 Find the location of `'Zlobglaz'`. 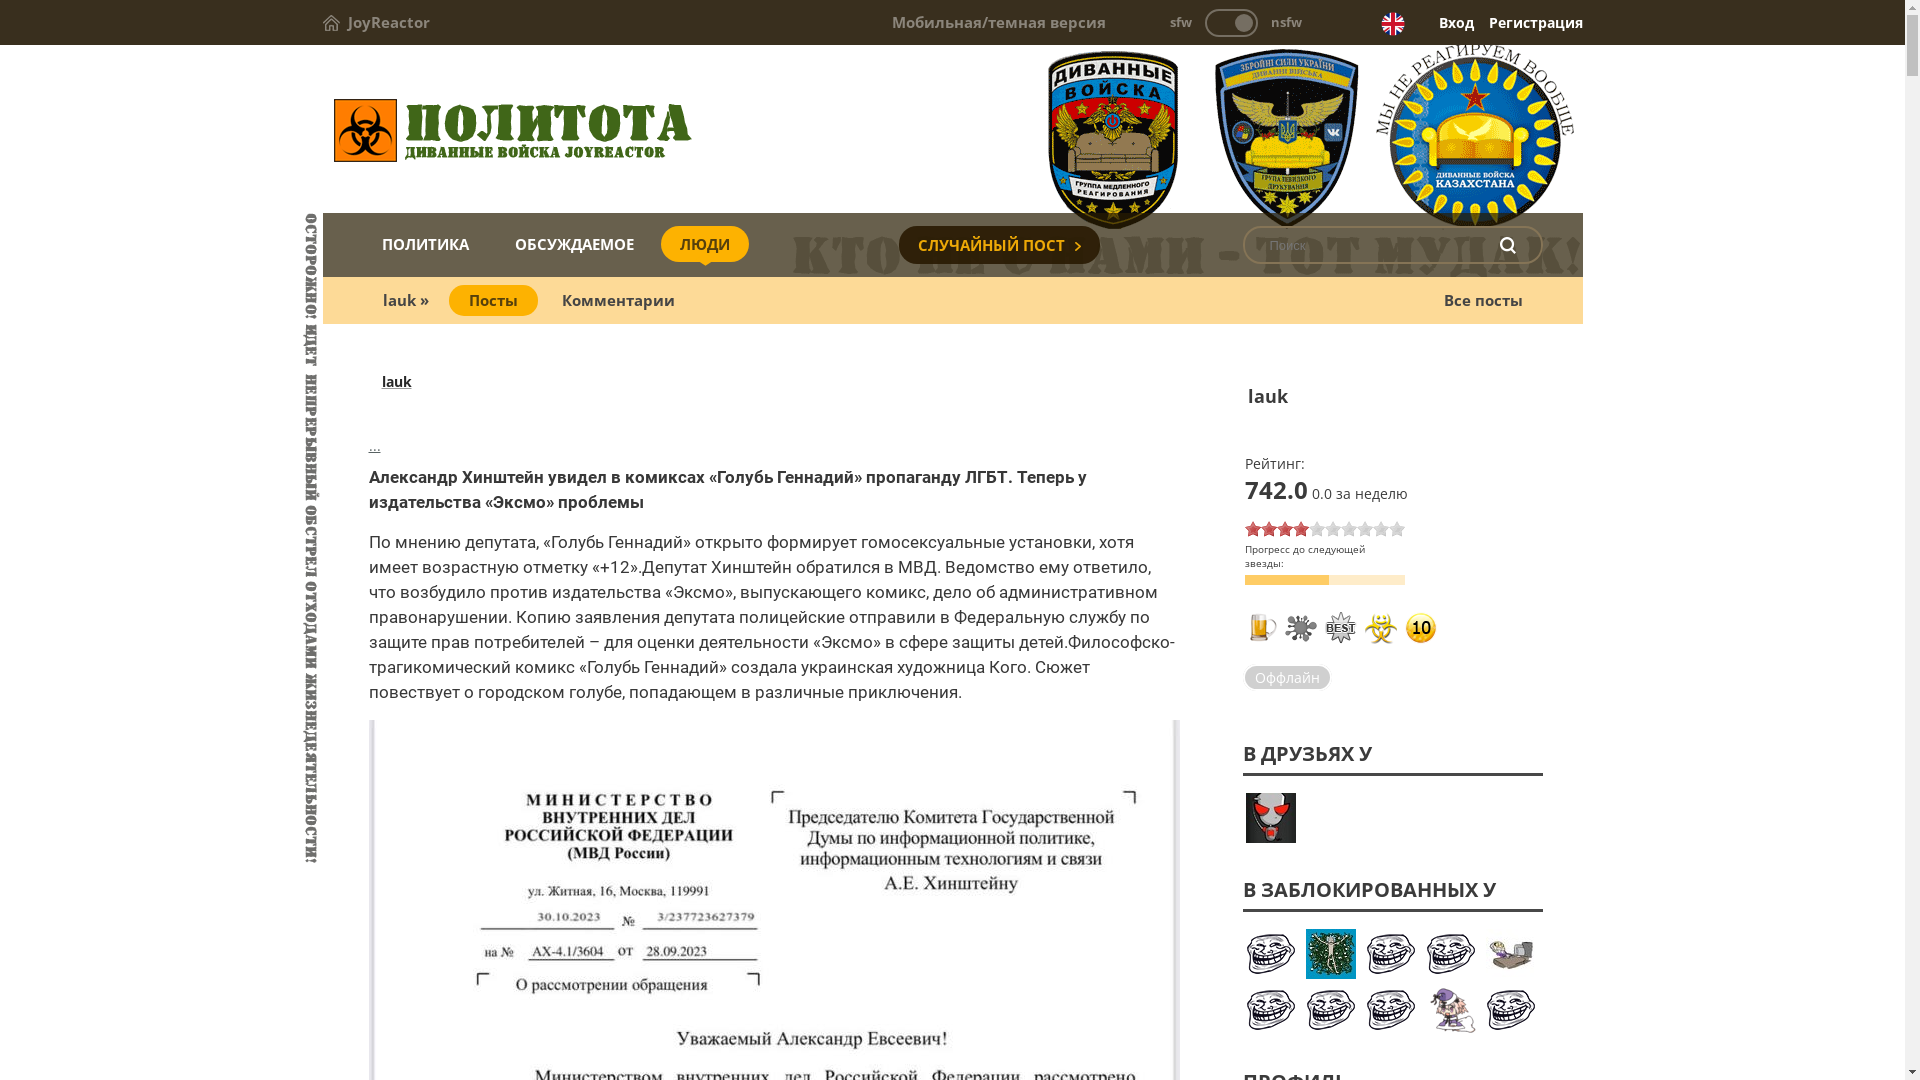

'Zlobglaz' is located at coordinates (1330, 1010).